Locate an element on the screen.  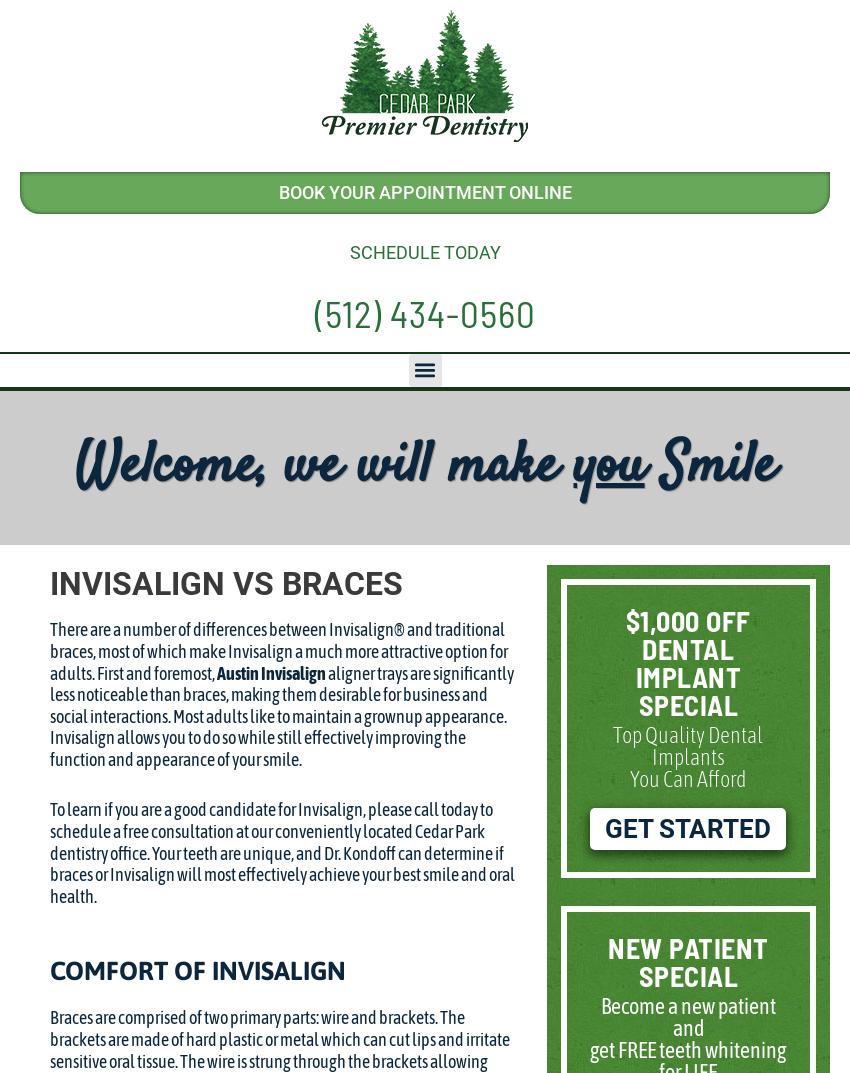
'Austin Invisalign' is located at coordinates (270, 672).